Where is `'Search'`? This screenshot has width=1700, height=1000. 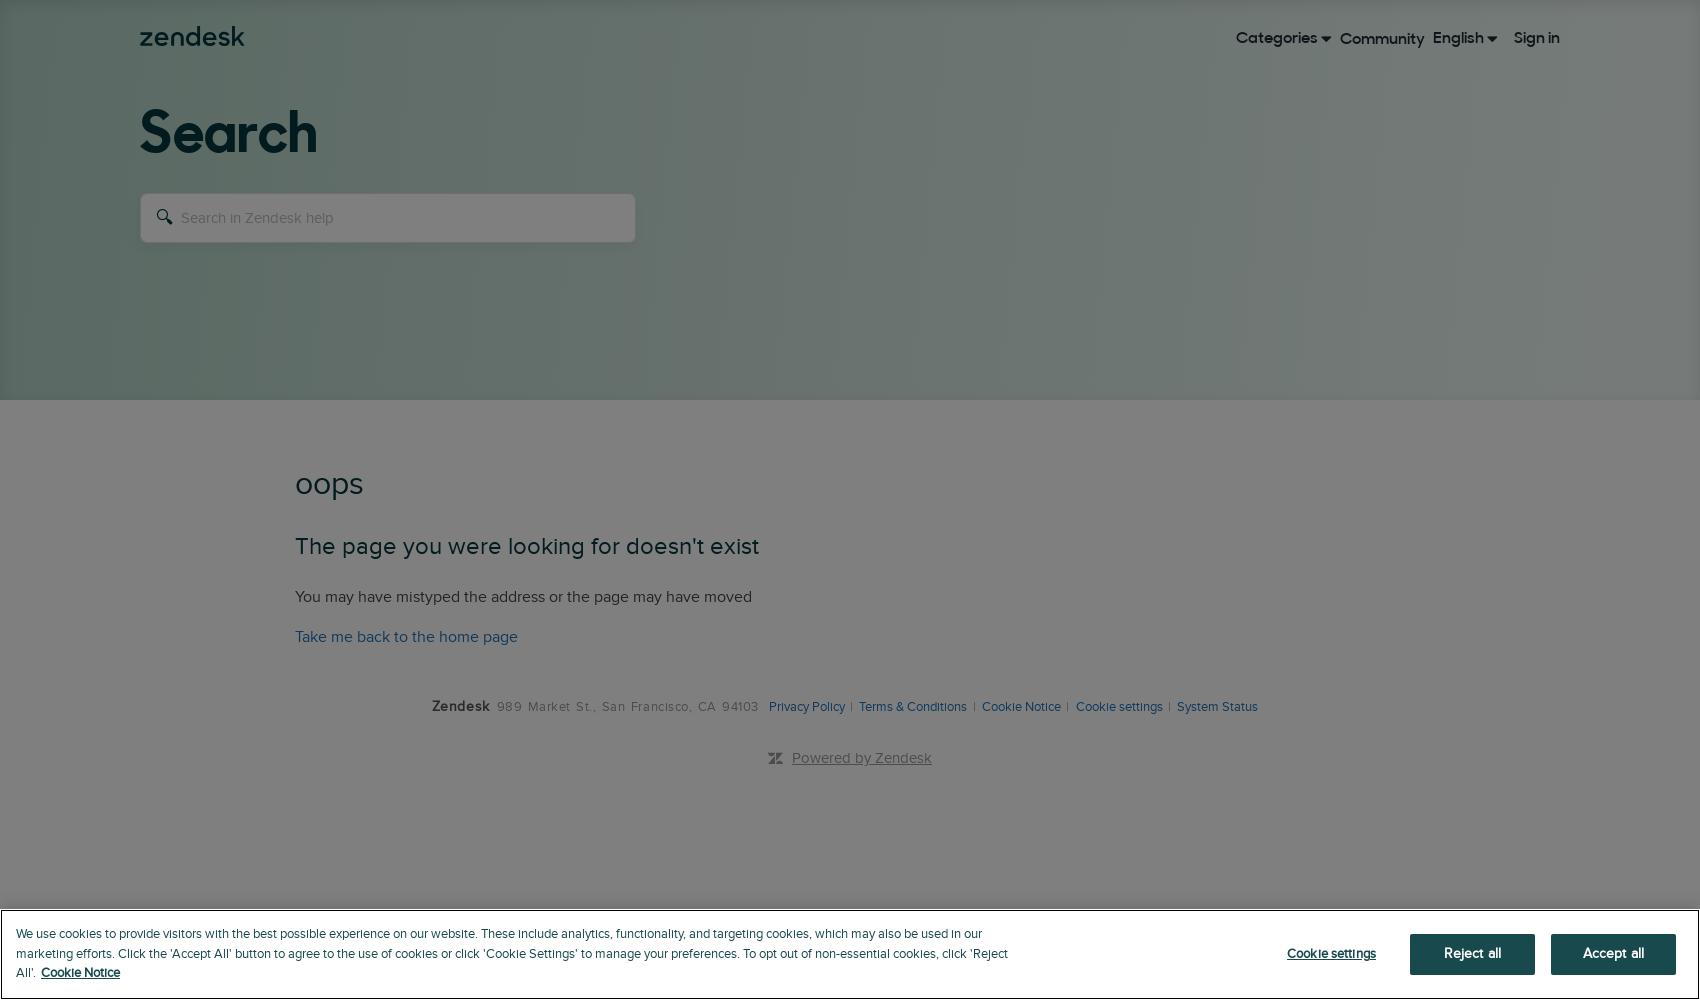 'Search' is located at coordinates (228, 138).